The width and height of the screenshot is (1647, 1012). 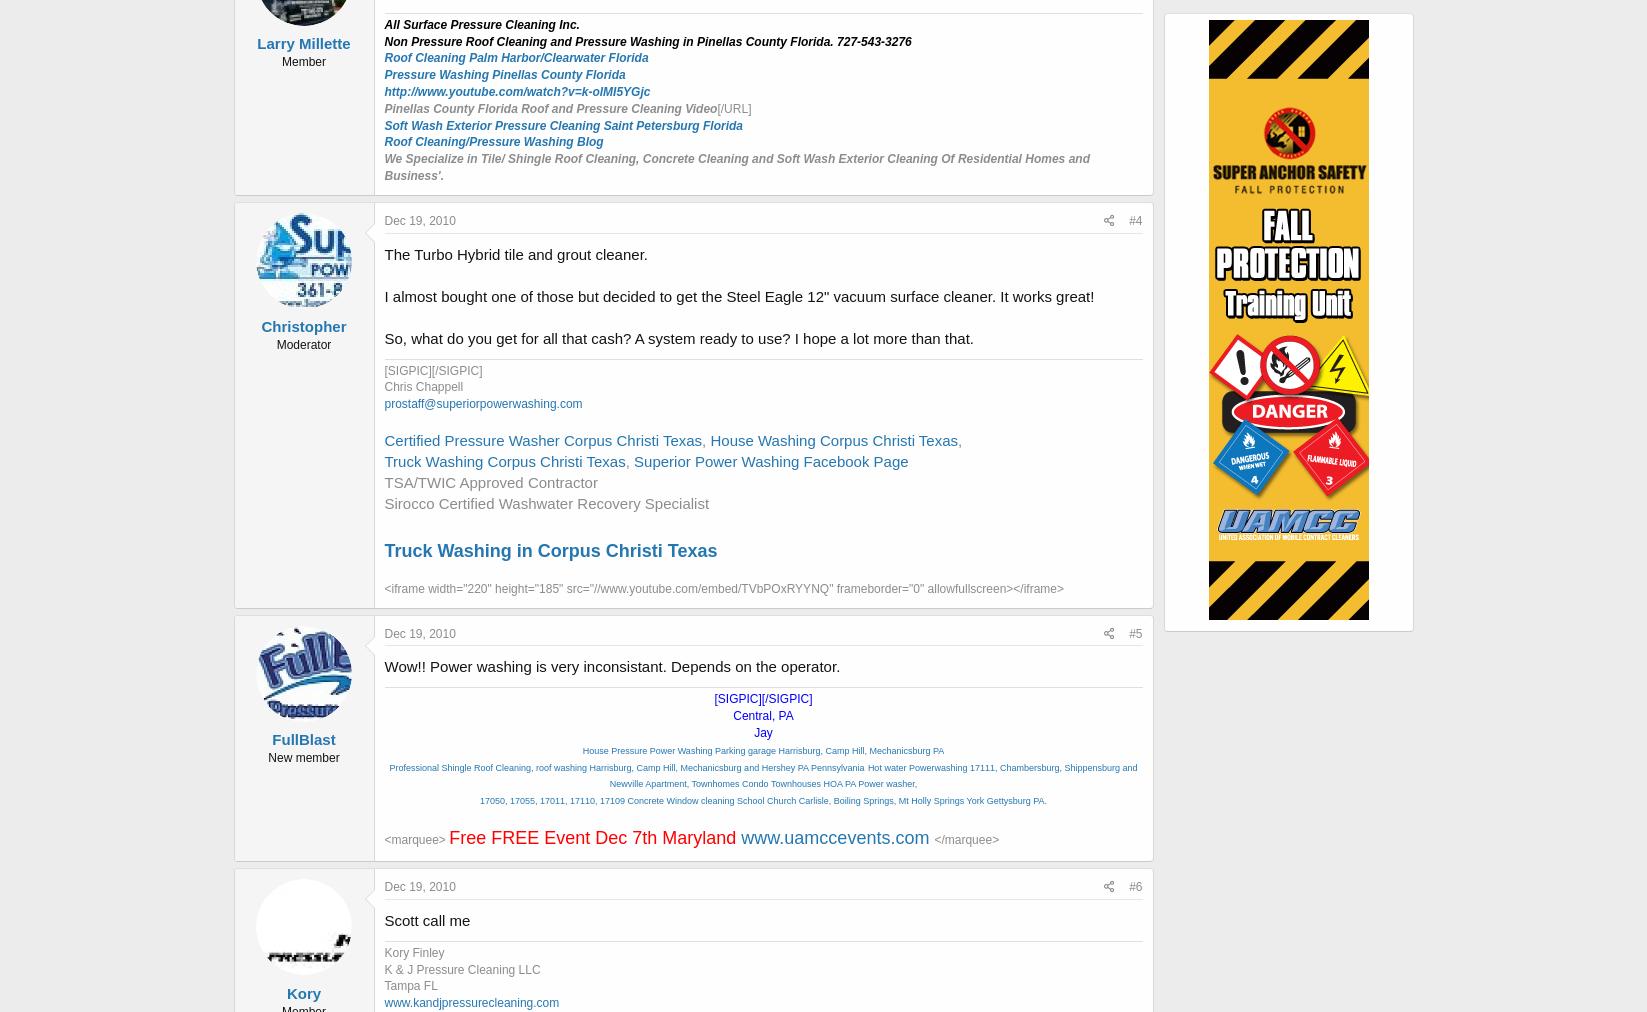 What do you see at coordinates (739, 294) in the screenshot?
I see `'I almost bought one of those but decided to get the Steel Eagle 12" vacuum surface cleaner. It works great!'` at bounding box center [739, 294].